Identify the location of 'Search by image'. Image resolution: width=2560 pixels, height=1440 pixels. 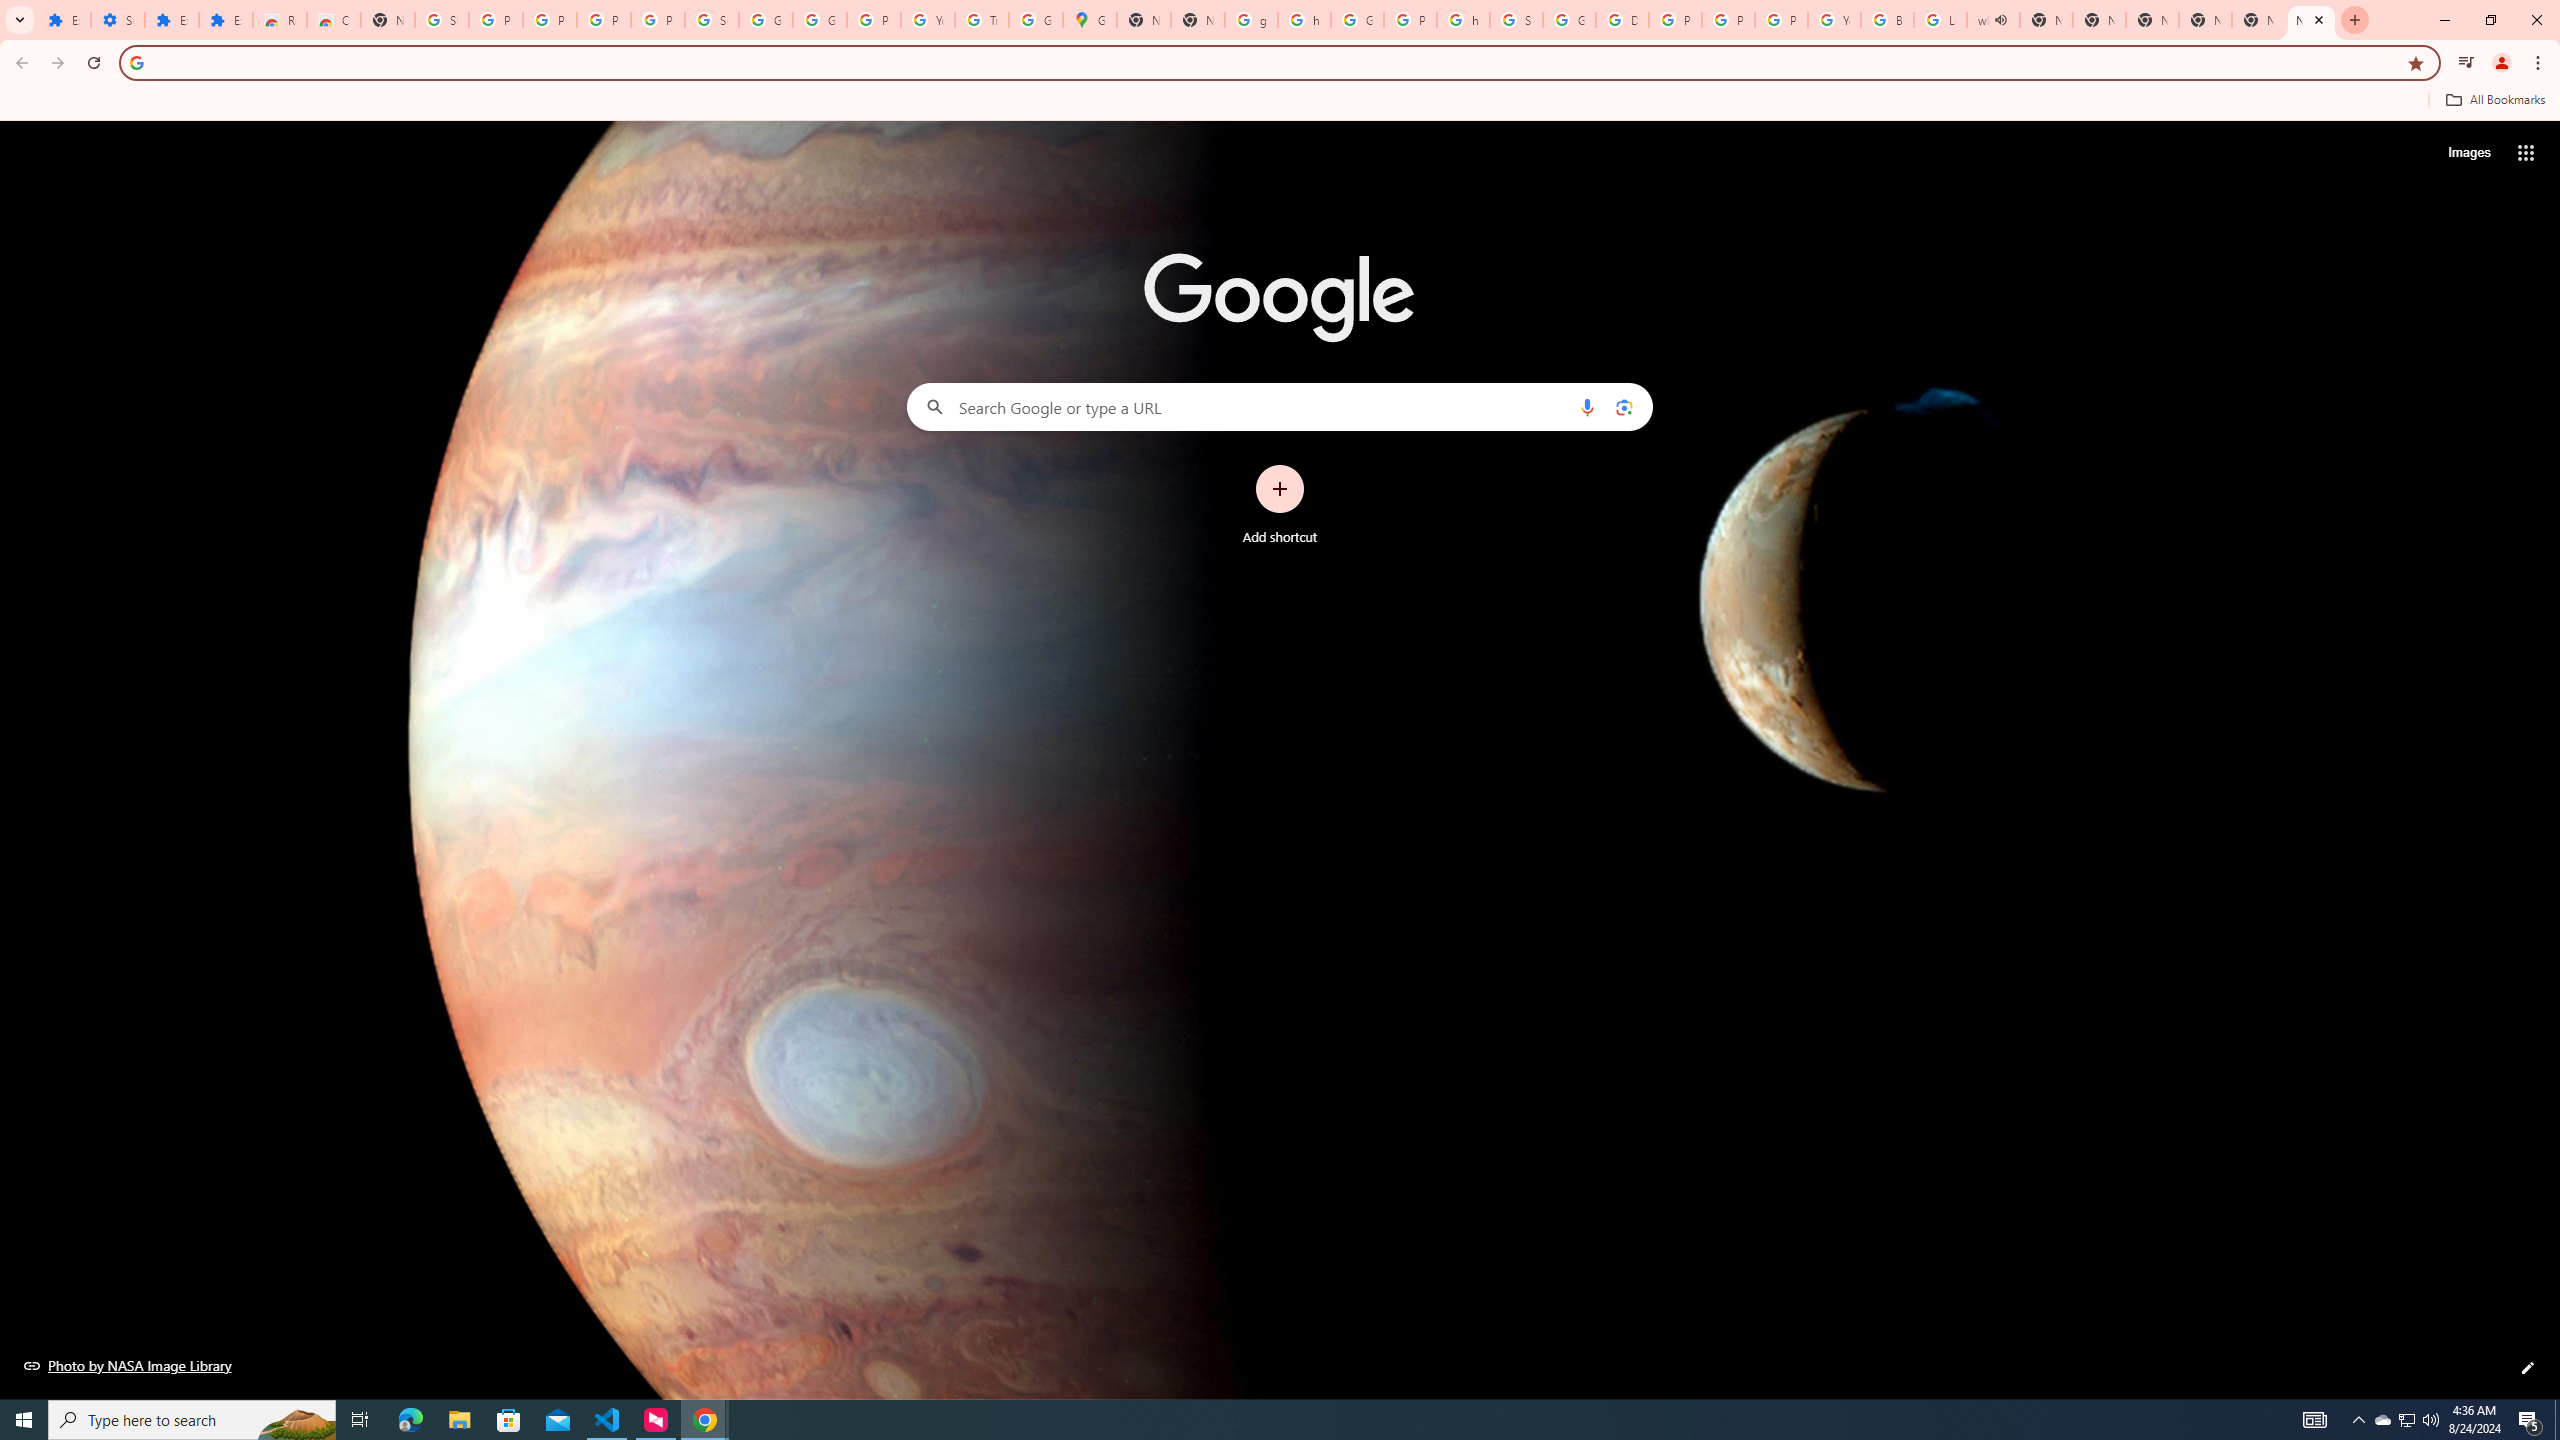
(1622, 405).